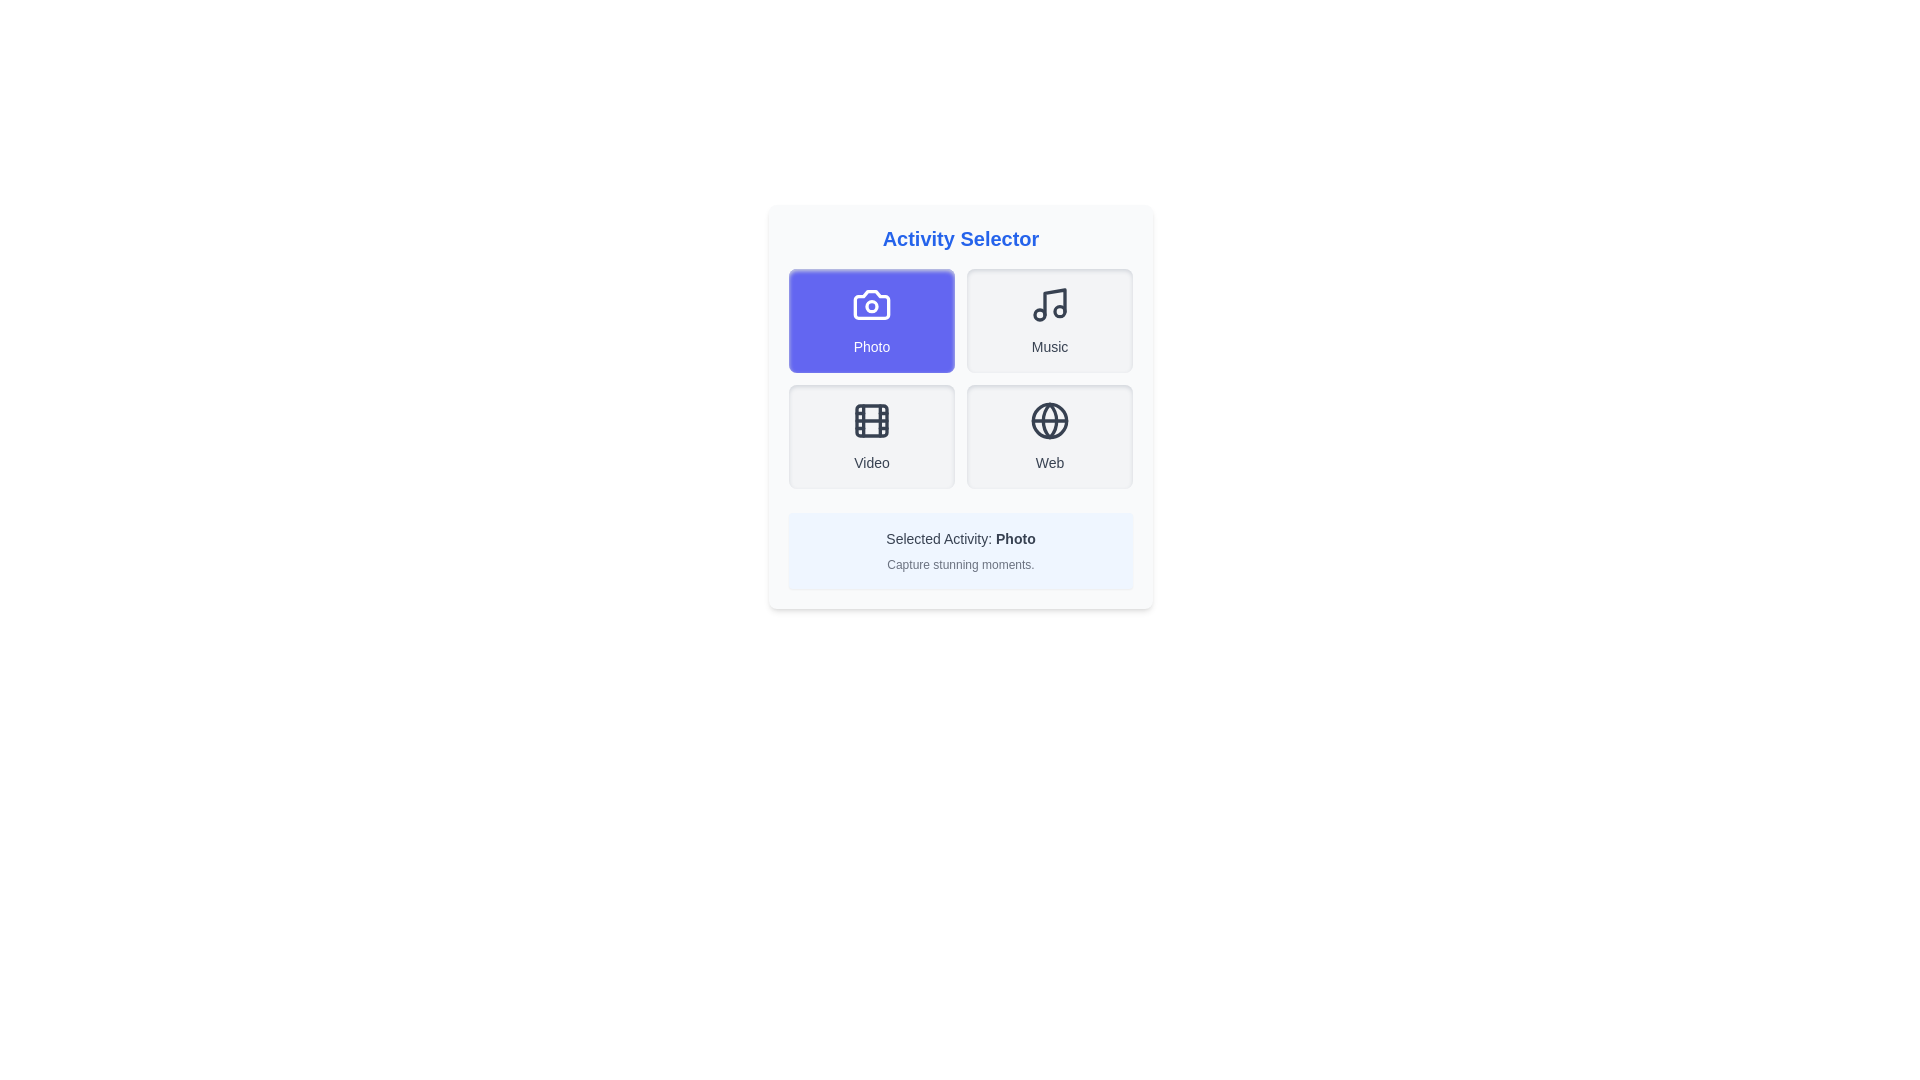 This screenshot has height=1080, width=1920. I want to click on the 'Music' activity option icon, which is part of the 'Music' button group and located above the text 'Music' in the top-right quadrant of the interface, so click(1049, 304).